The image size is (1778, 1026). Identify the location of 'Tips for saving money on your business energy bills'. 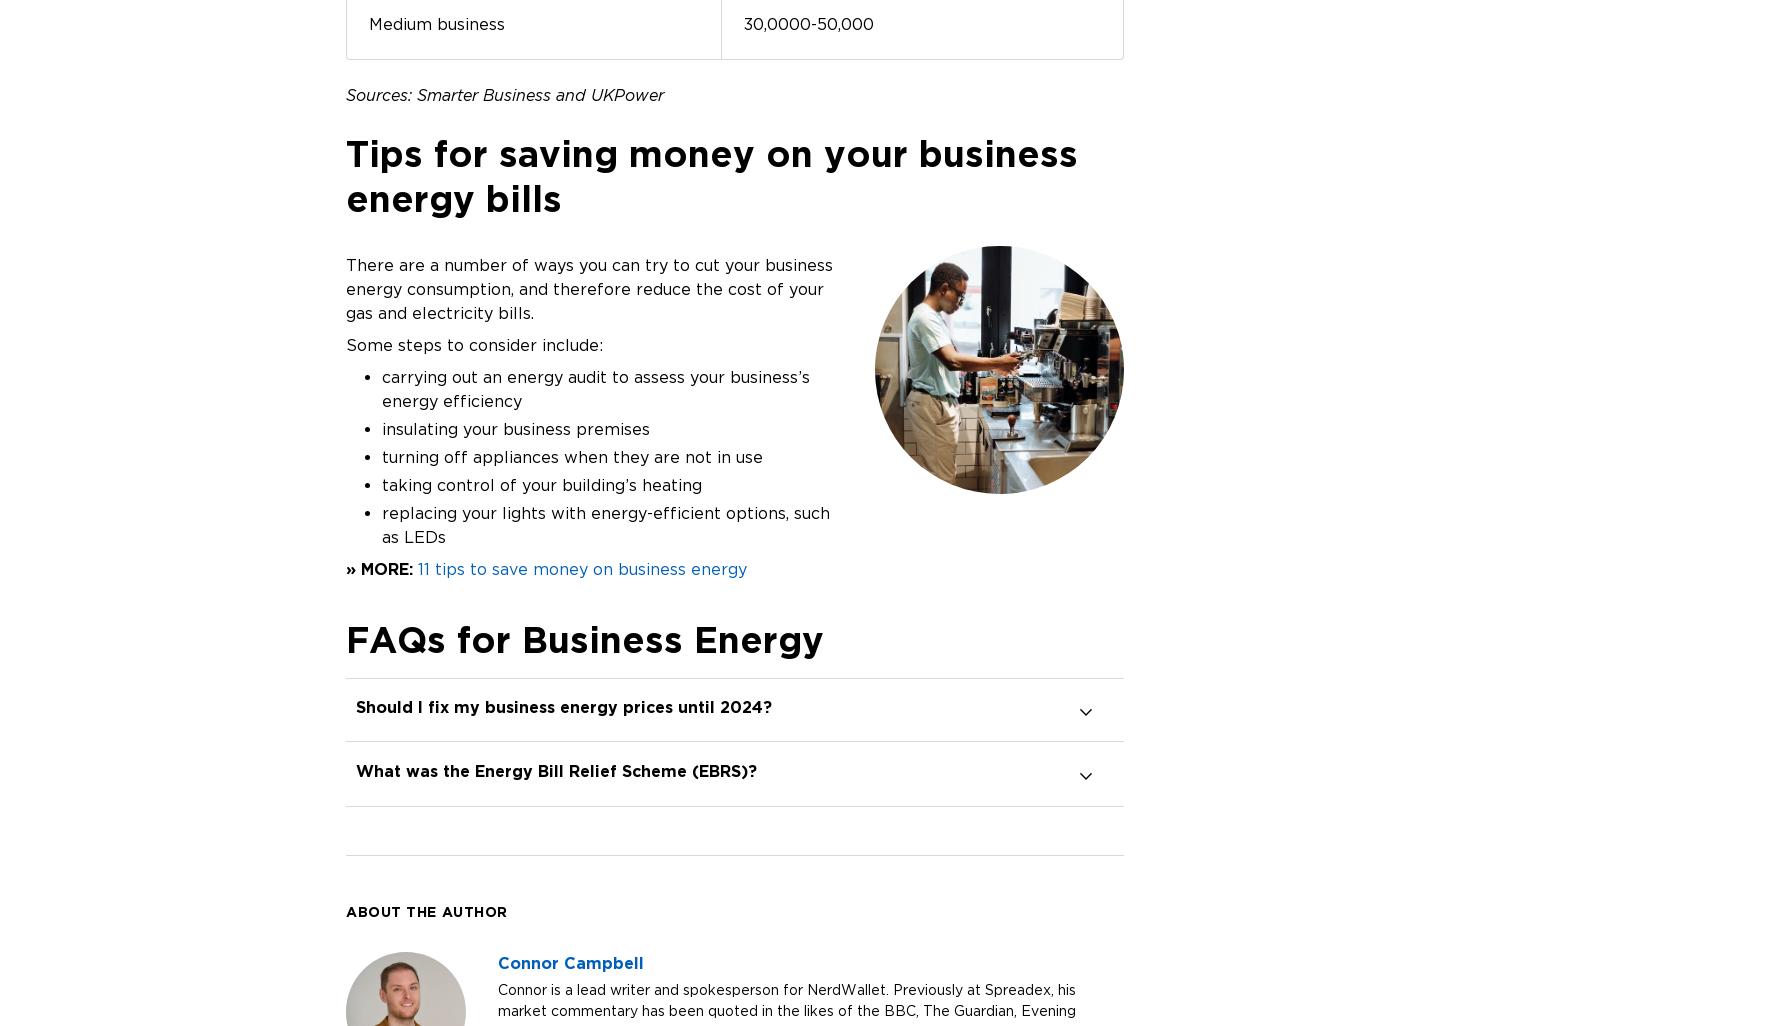
(710, 174).